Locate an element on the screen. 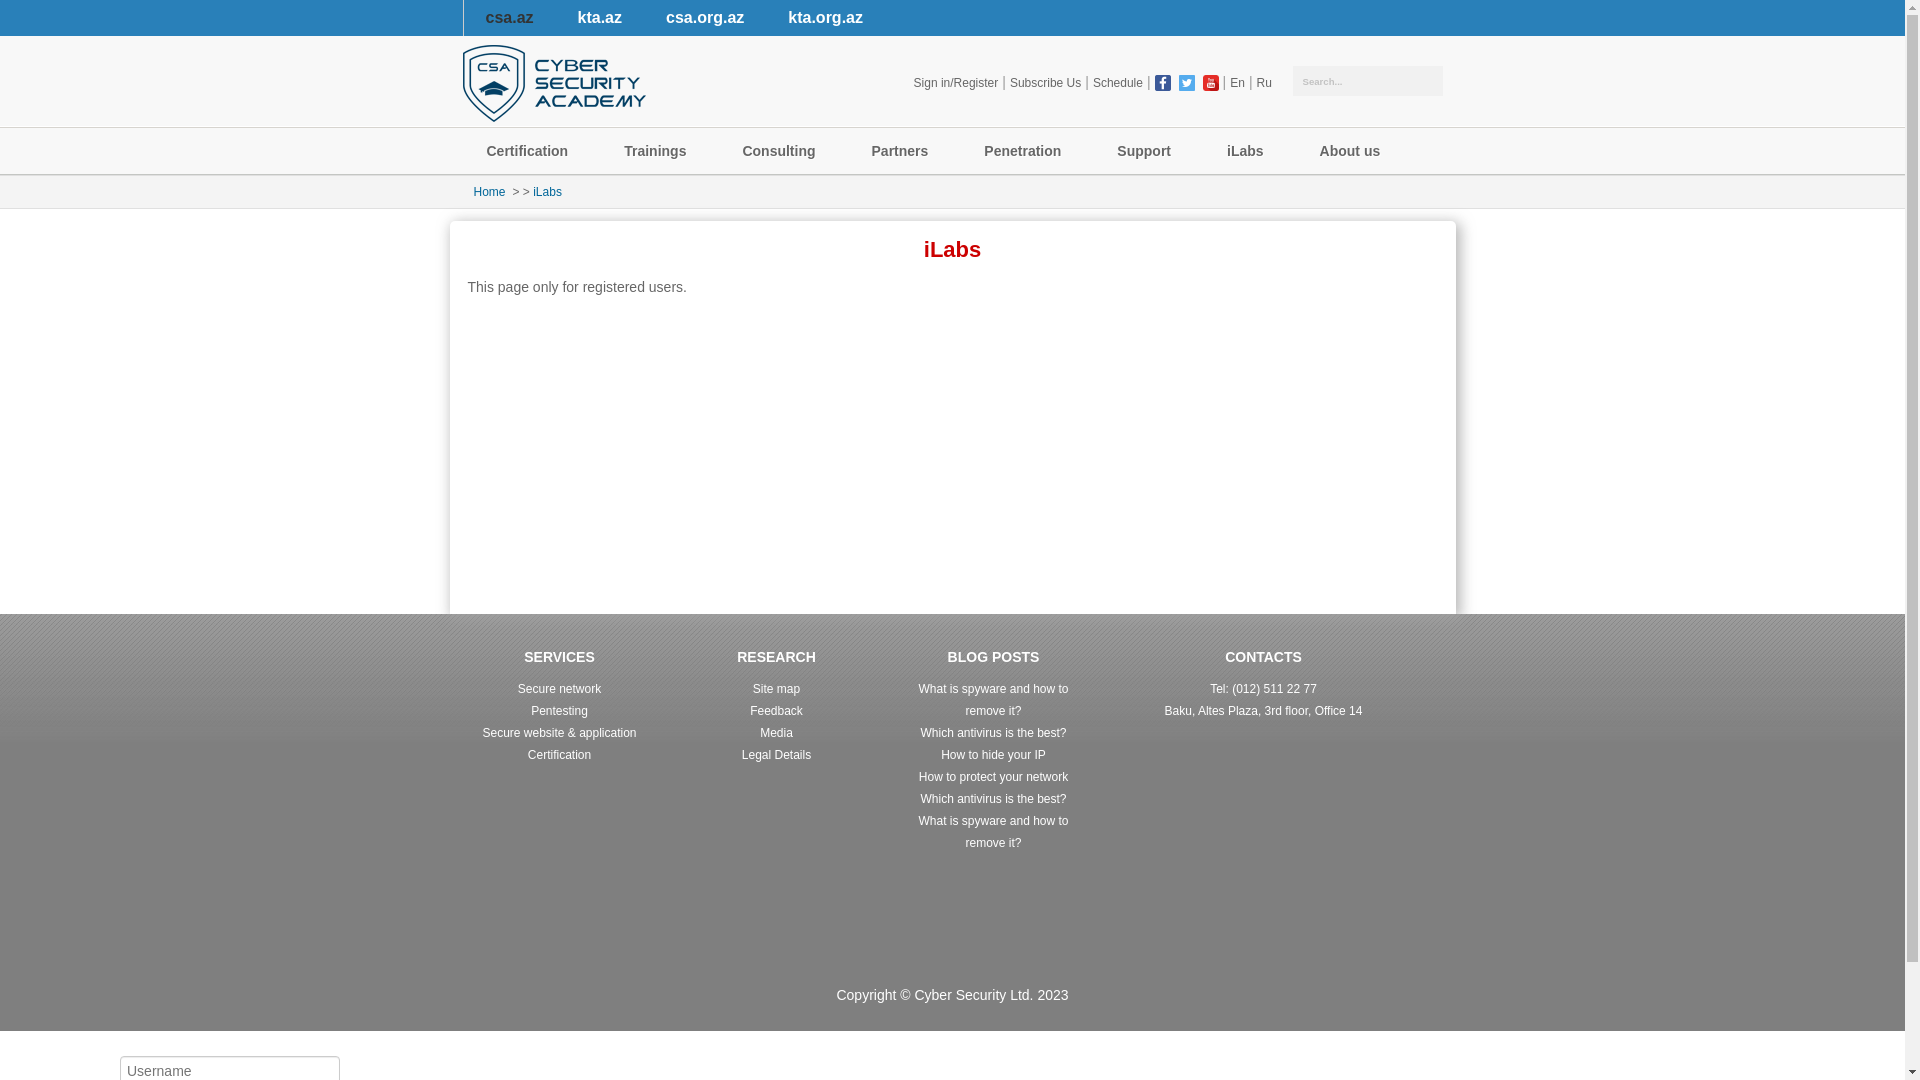 The image size is (1920, 1080). 'Which antivirus is the best?' is located at coordinates (993, 732).